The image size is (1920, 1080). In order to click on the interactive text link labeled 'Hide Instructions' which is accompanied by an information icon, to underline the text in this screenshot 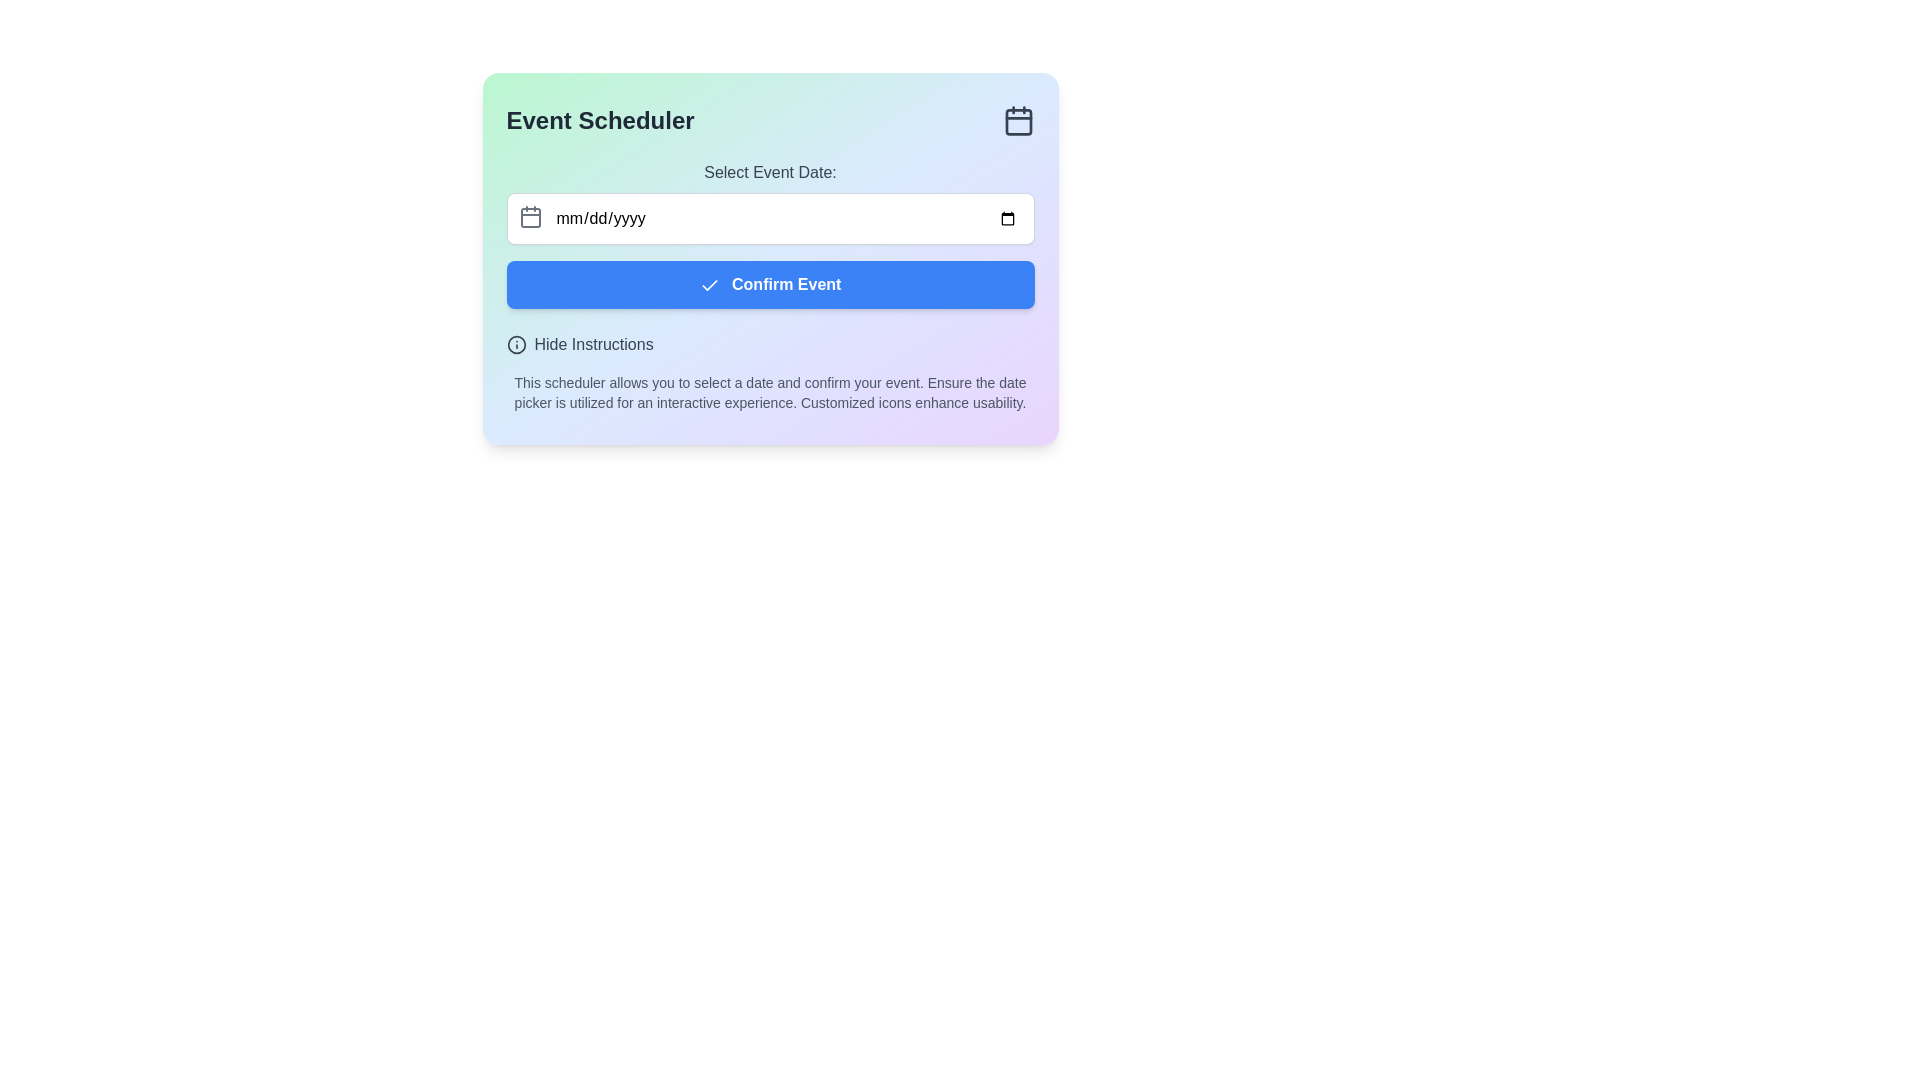, I will do `click(579, 343)`.